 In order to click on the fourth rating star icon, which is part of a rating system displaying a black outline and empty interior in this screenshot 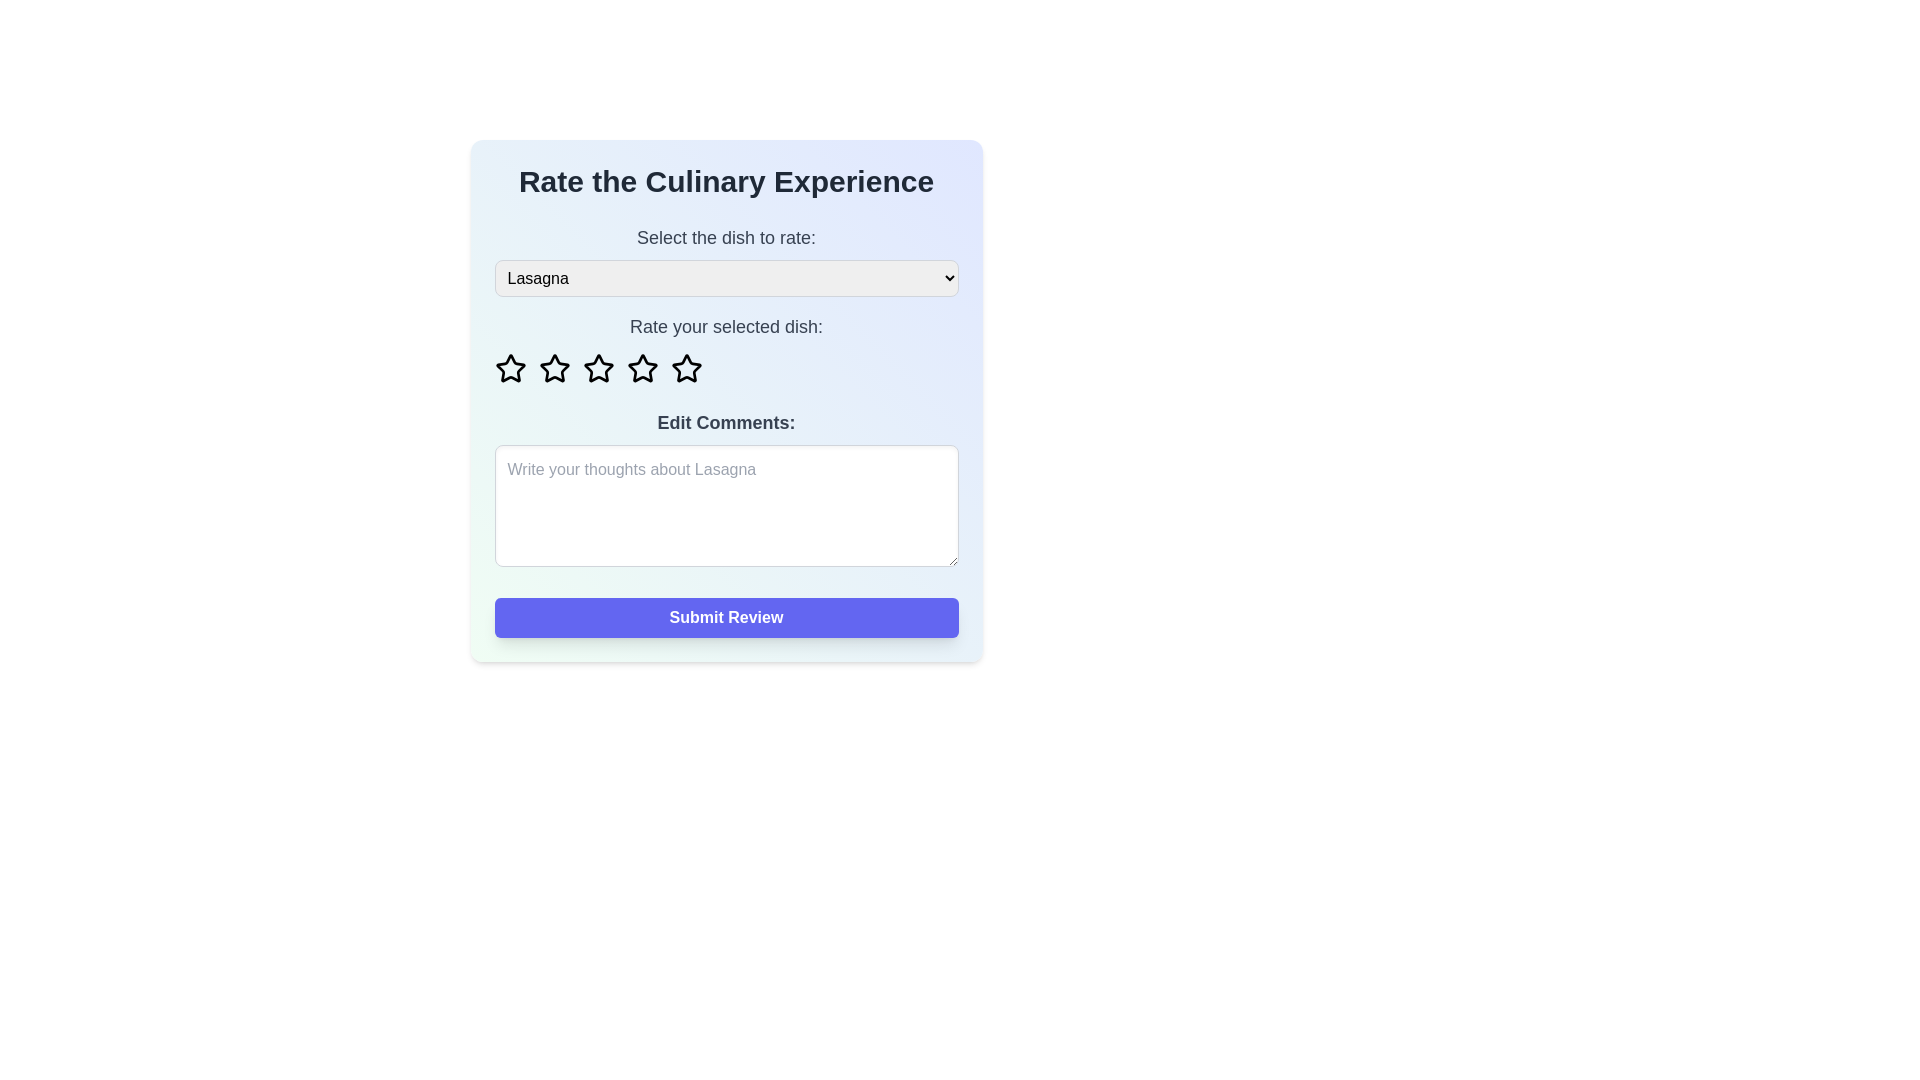, I will do `click(642, 369)`.